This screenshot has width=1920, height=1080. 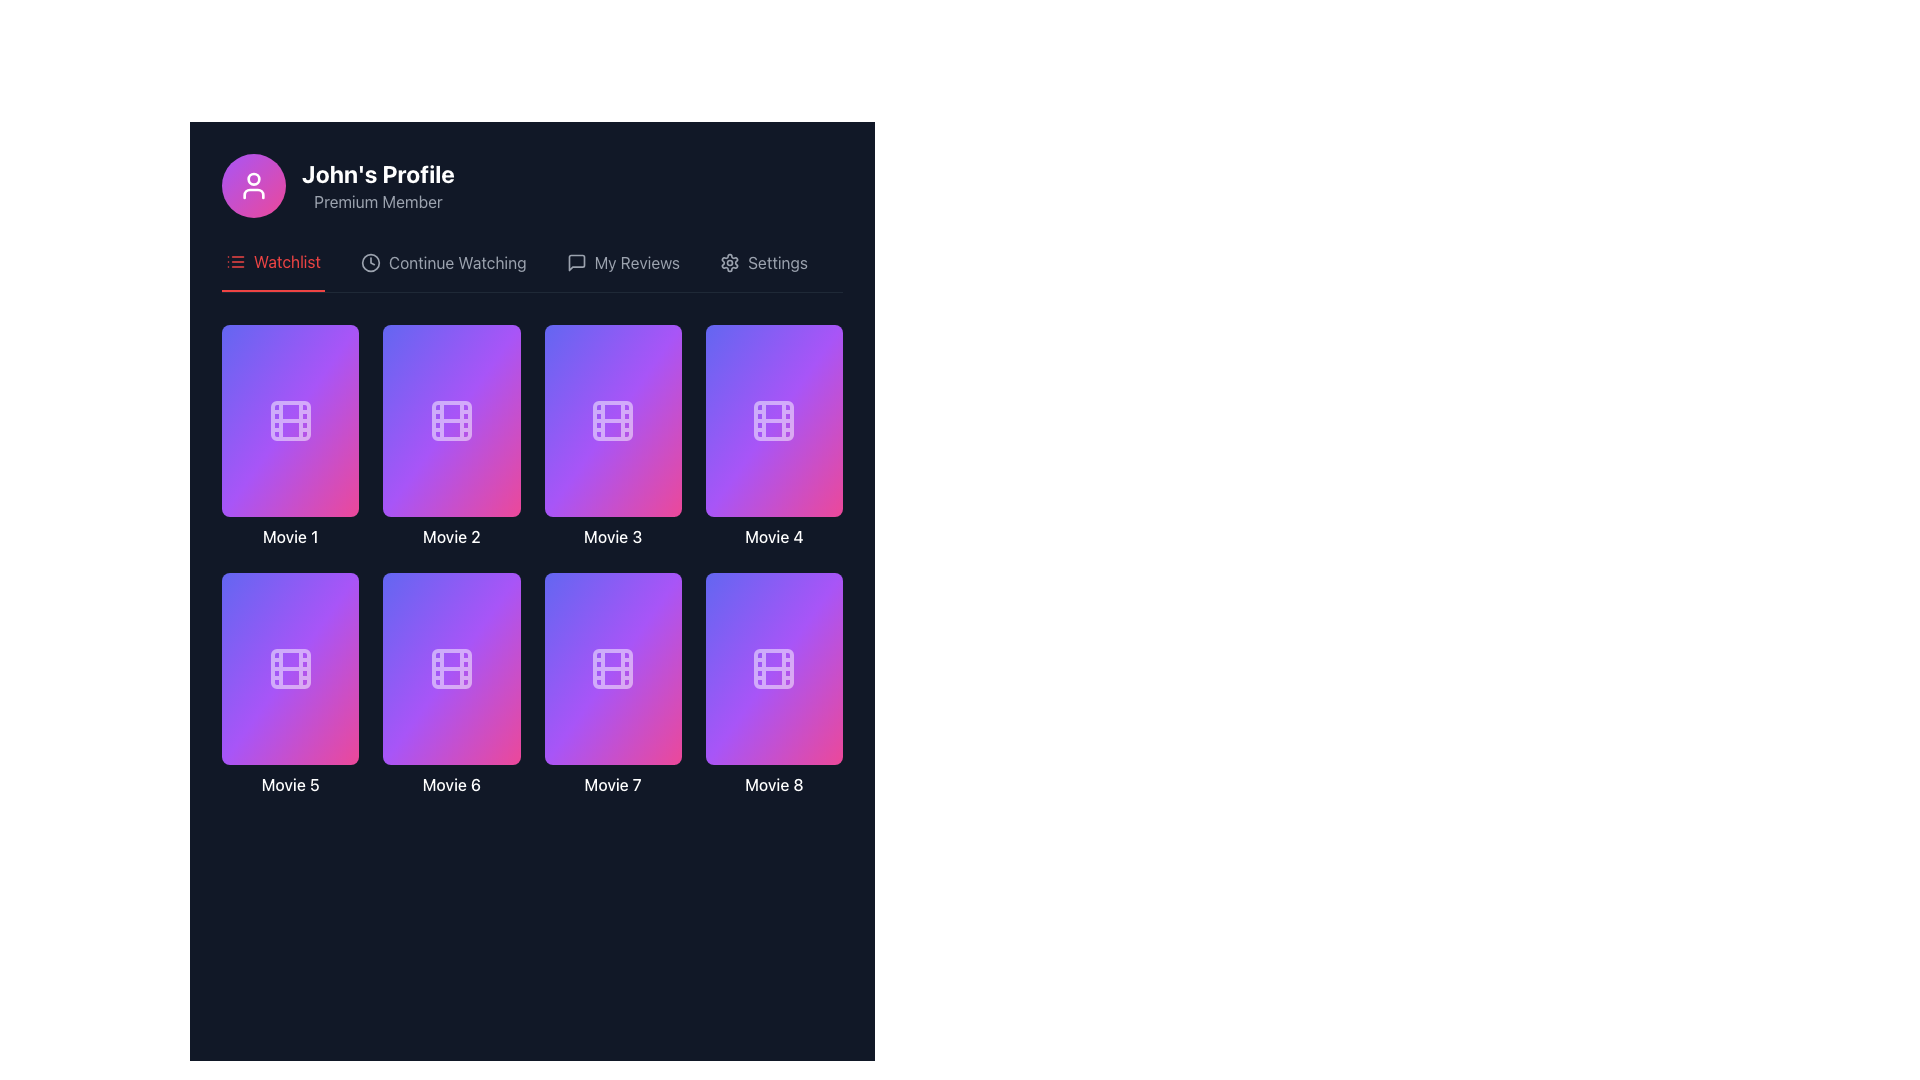 I want to click on the rectangular icon with rounded corners located in the 'Movie 6' card within the grid layout of movie items, so click(x=450, y=668).